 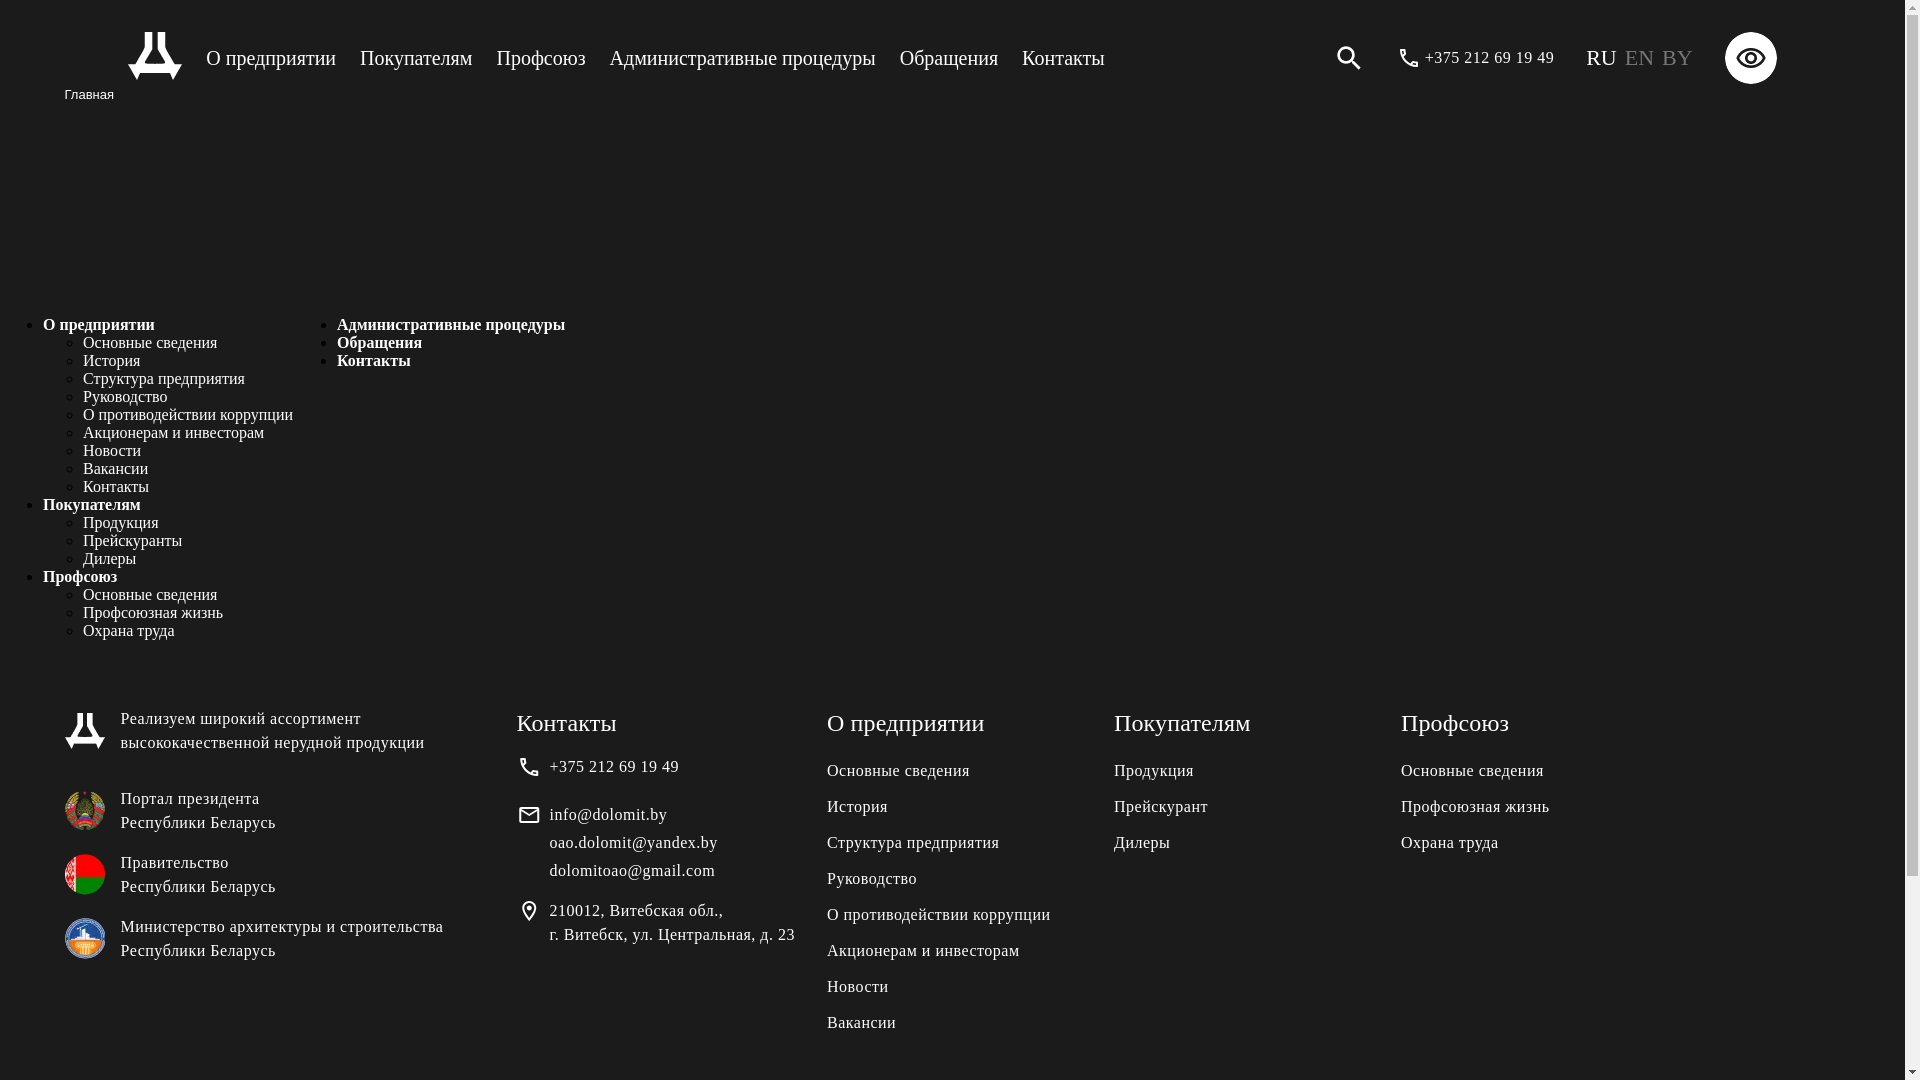 What do you see at coordinates (1601, 56) in the screenshot?
I see `'RU'` at bounding box center [1601, 56].